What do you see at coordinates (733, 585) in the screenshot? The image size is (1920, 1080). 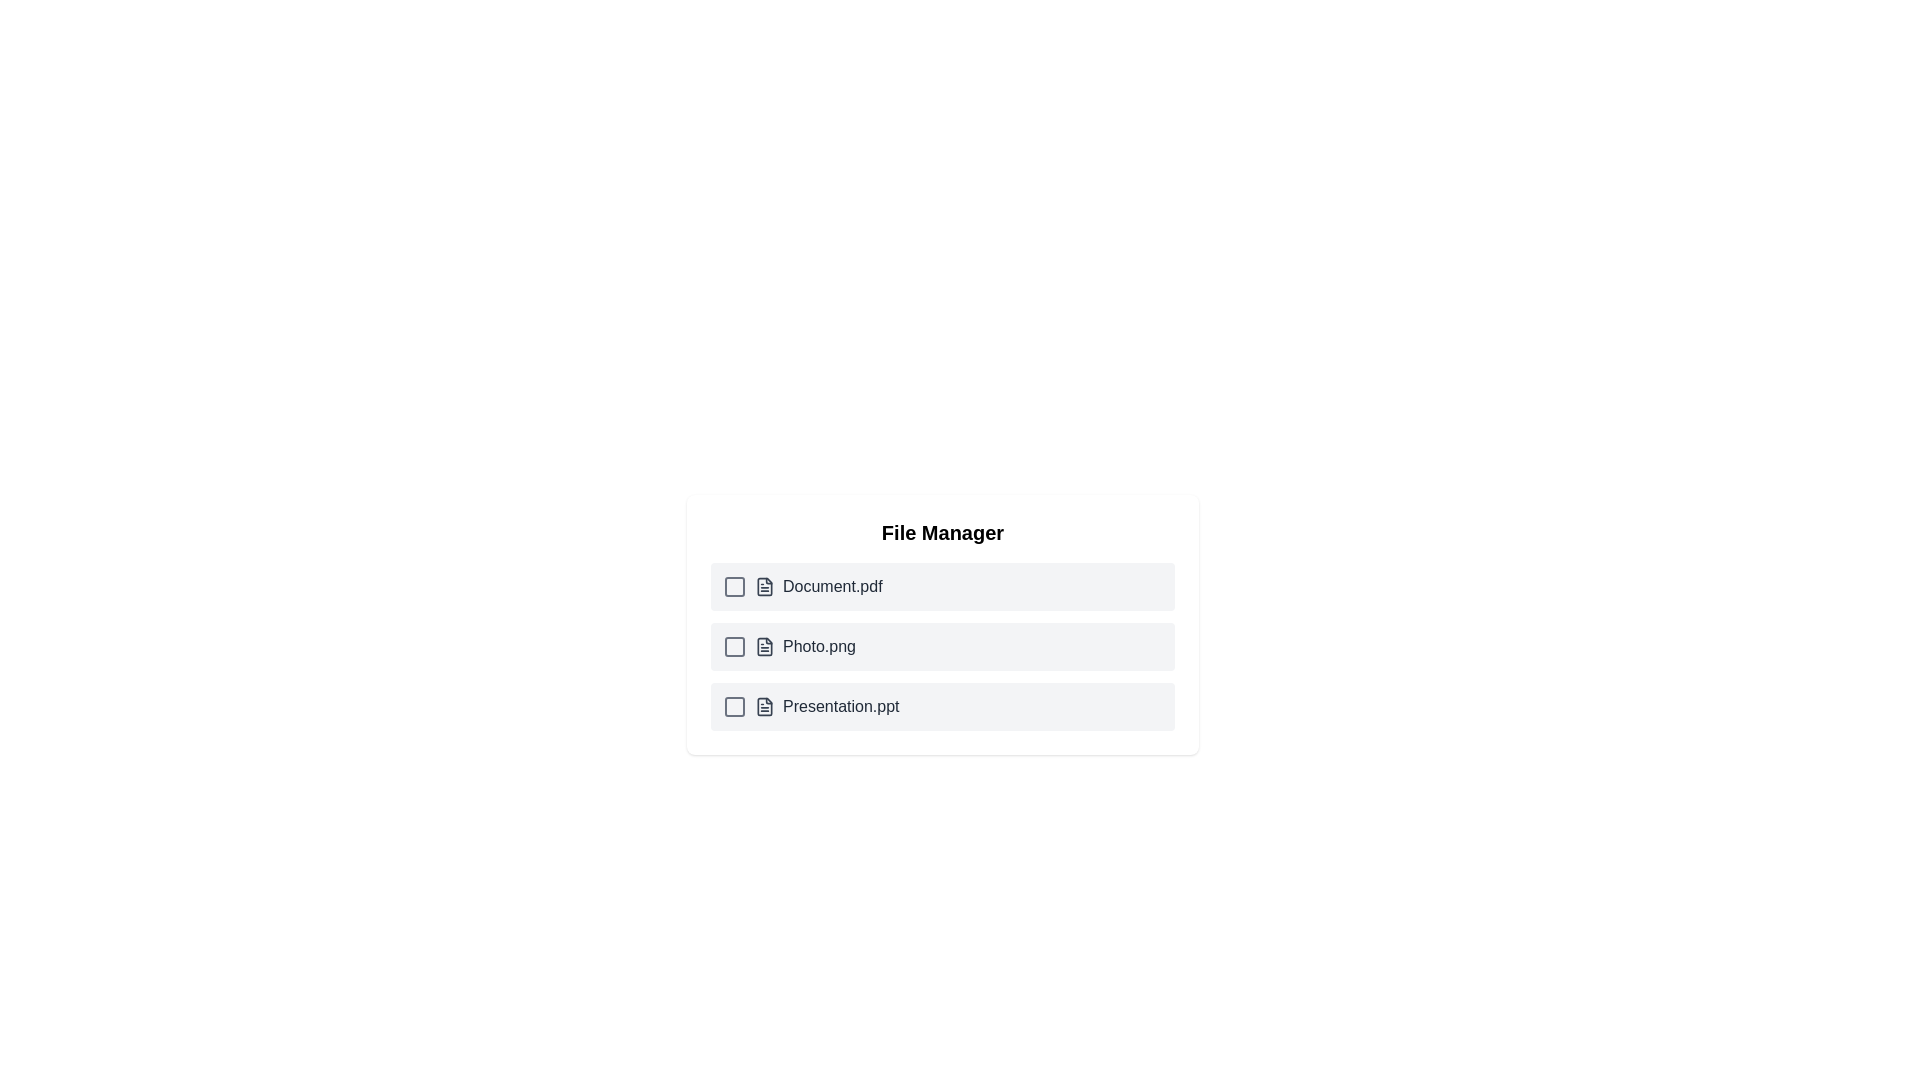 I see `the small square icon with rounded corners located to the left of the label 'Document.pdf' in the file manager interface` at bounding box center [733, 585].